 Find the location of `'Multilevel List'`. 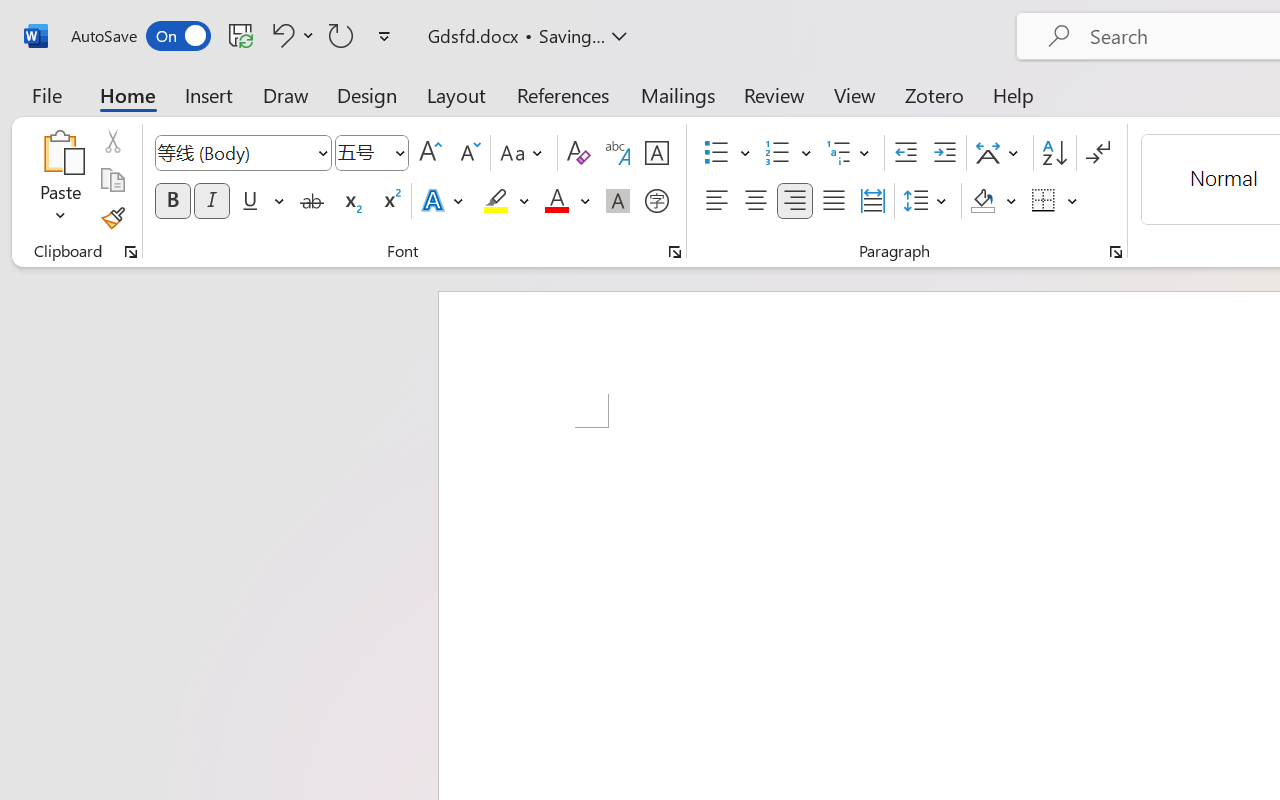

'Multilevel List' is located at coordinates (850, 153).